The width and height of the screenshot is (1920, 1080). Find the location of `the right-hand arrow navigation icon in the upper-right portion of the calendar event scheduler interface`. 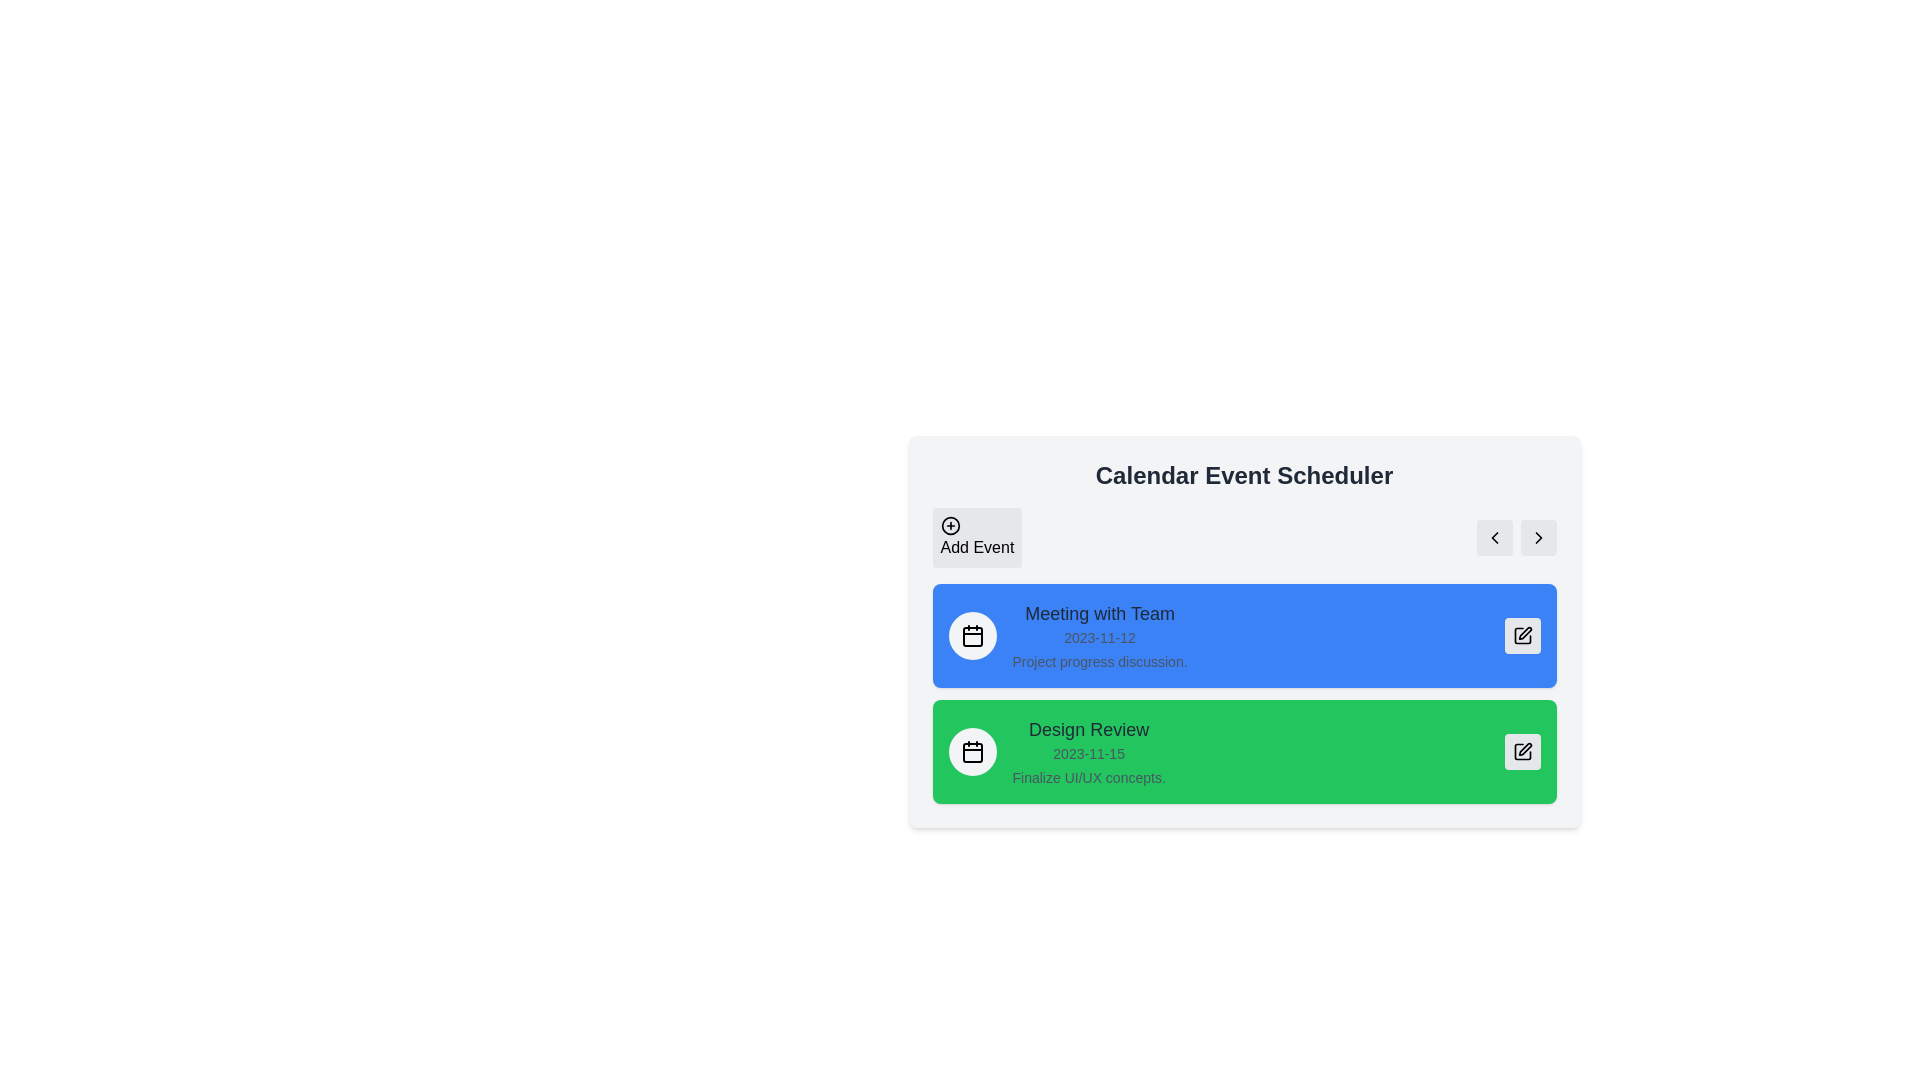

the right-hand arrow navigation icon in the upper-right portion of the calendar event scheduler interface is located at coordinates (1537, 536).